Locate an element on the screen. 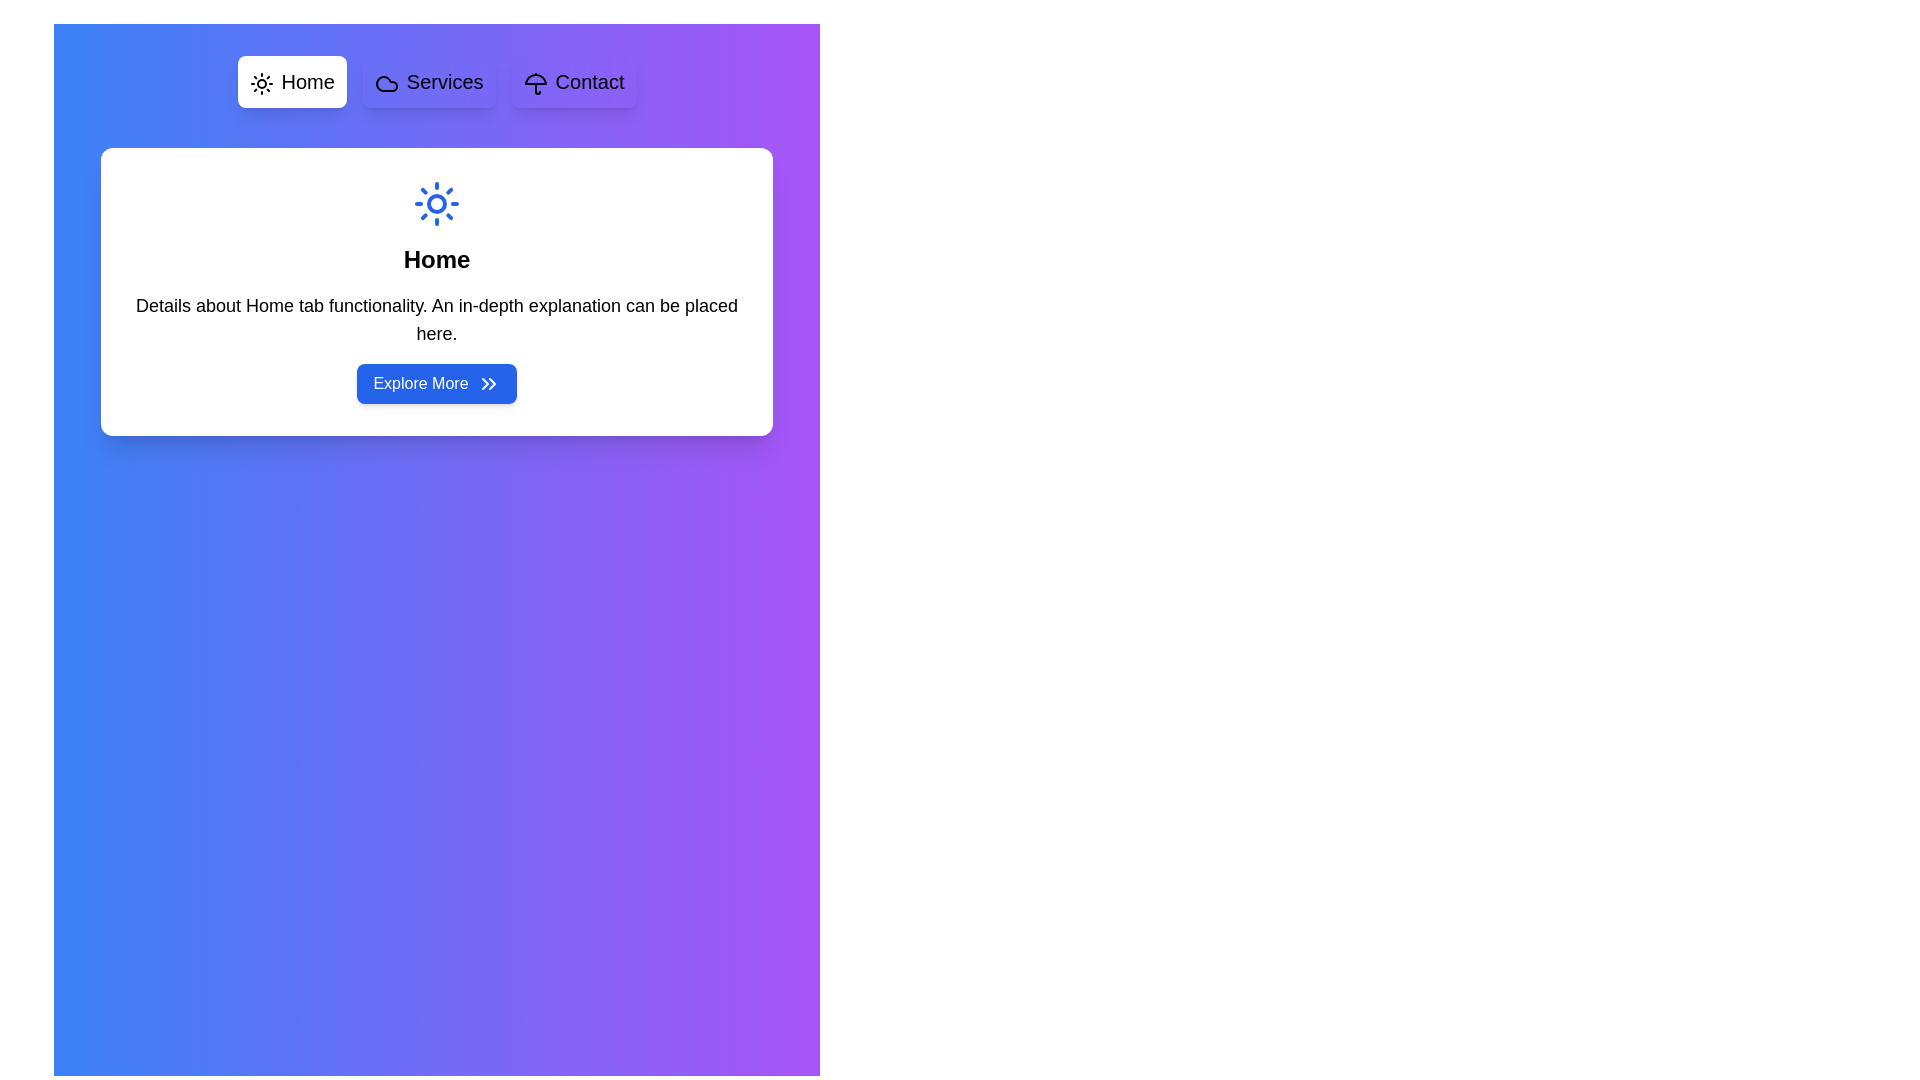 This screenshot has width=1920, height=1080. the second right-facing arrow icon in the SVG element, located below the 'Home' section description is located at coordinates (492, 384).